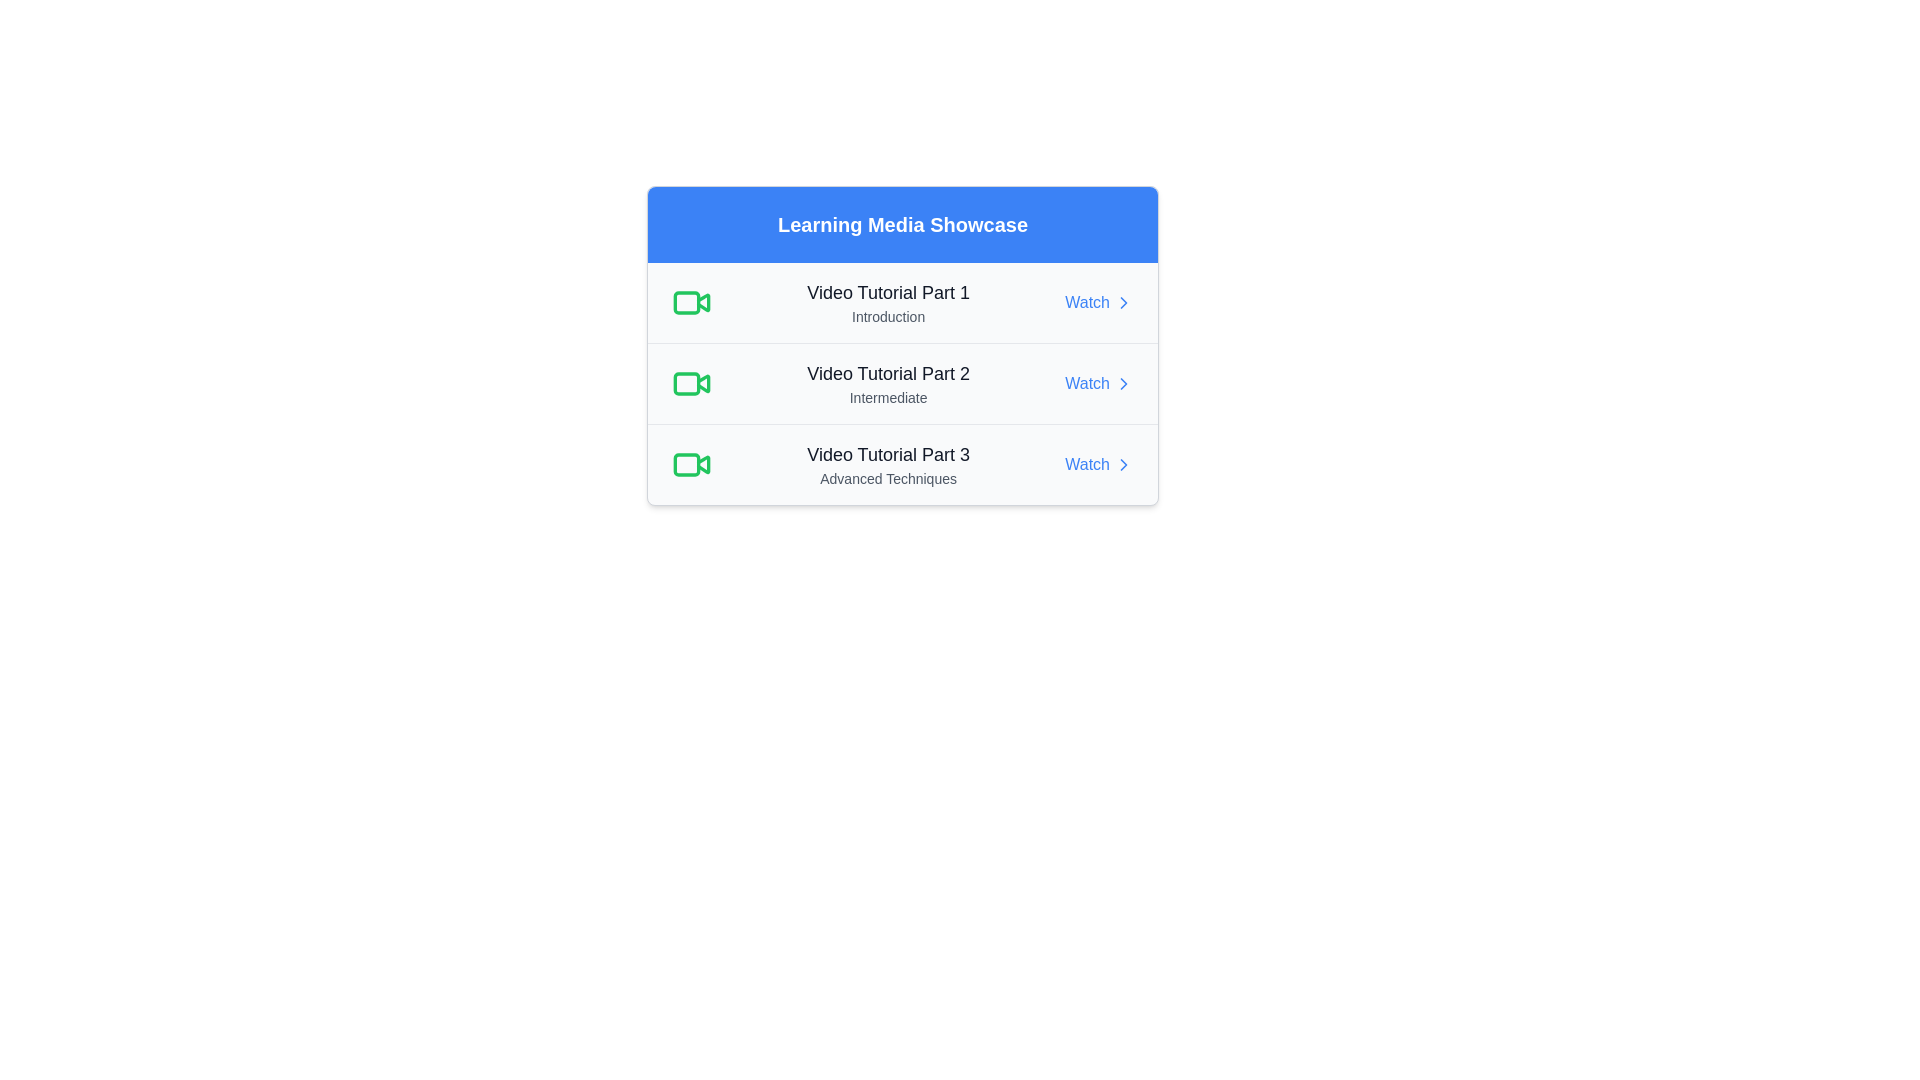 The height and width of the screenshot is (1080, 1920). Describe the element at coordinates (887, 455) in the screenshot. I see `the text label 'Video Tutorial Part 3', which is the primary text of the third item in a vertical list, styled with a larger bold font and positioned above the subtitle 'Advanced Techniques'` at that location.